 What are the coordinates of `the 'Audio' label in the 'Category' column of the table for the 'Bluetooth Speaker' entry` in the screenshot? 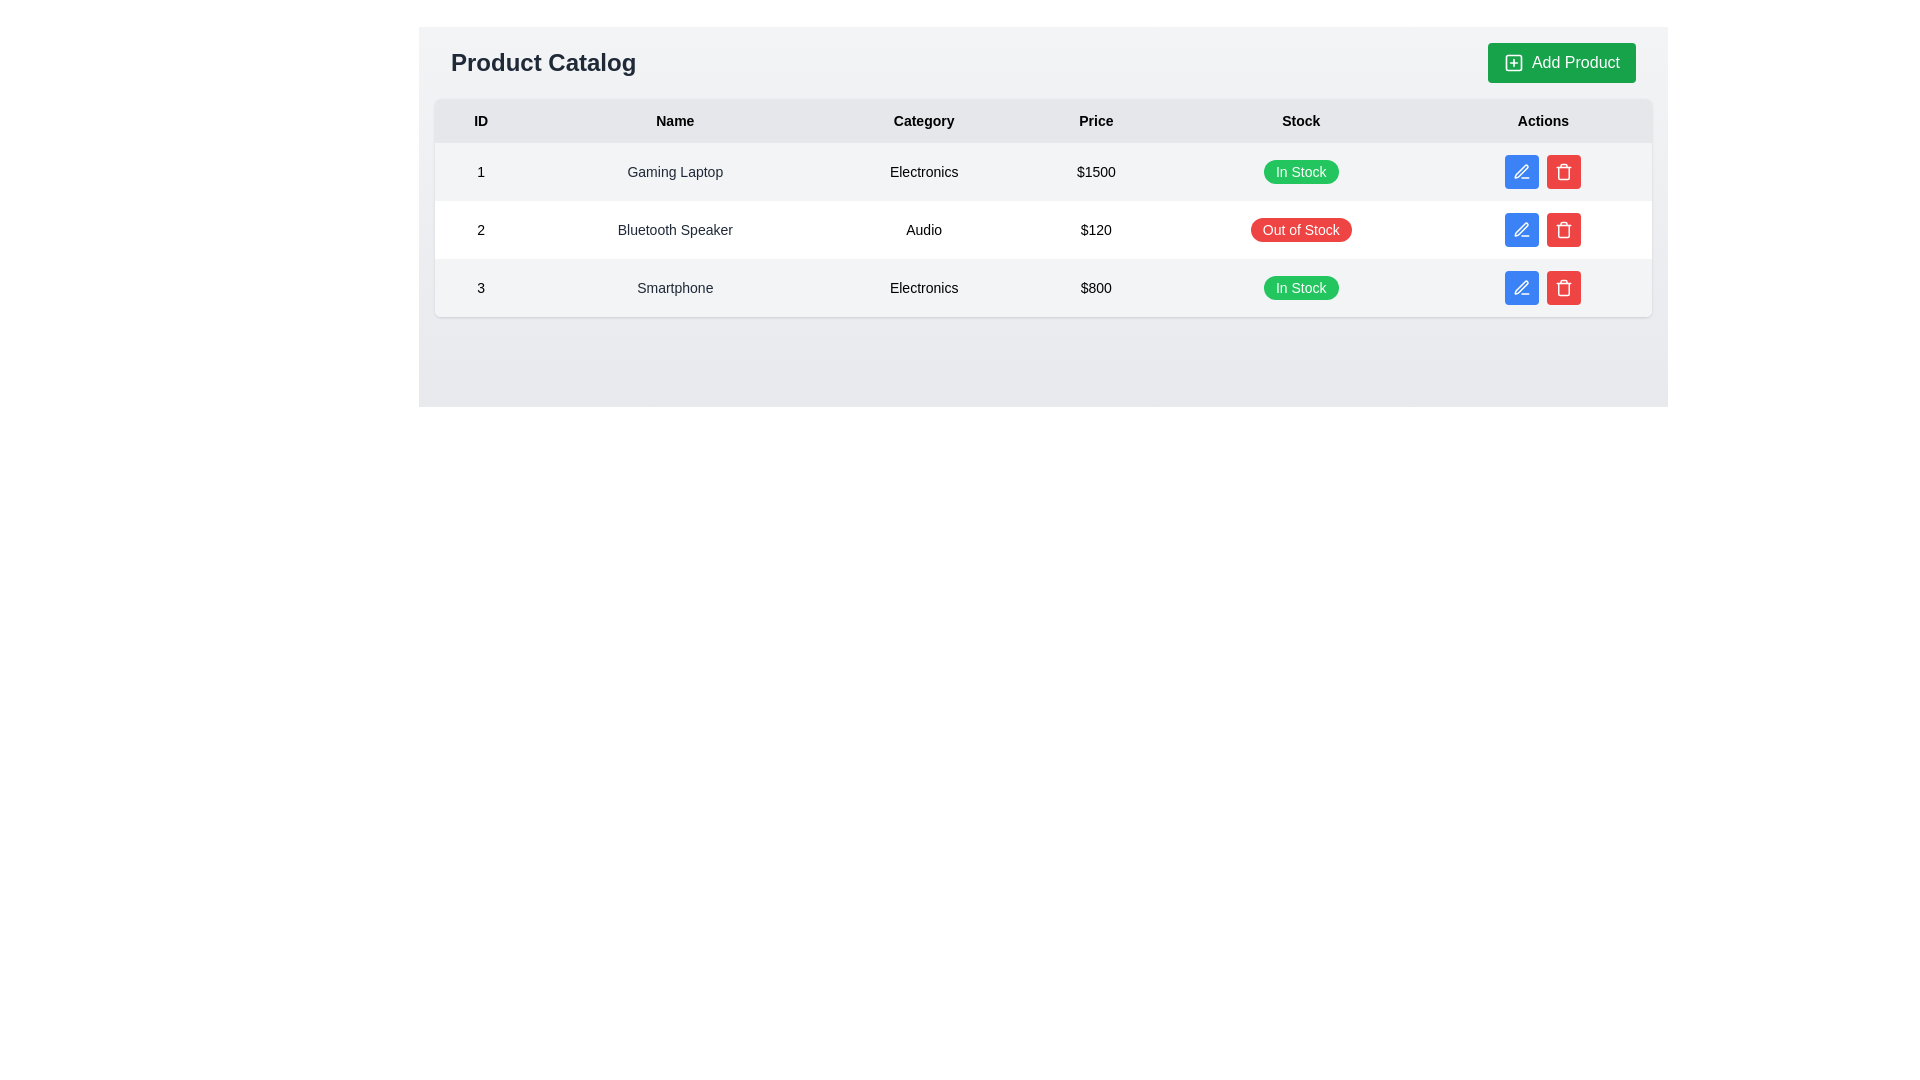 It's located at (923, 229).